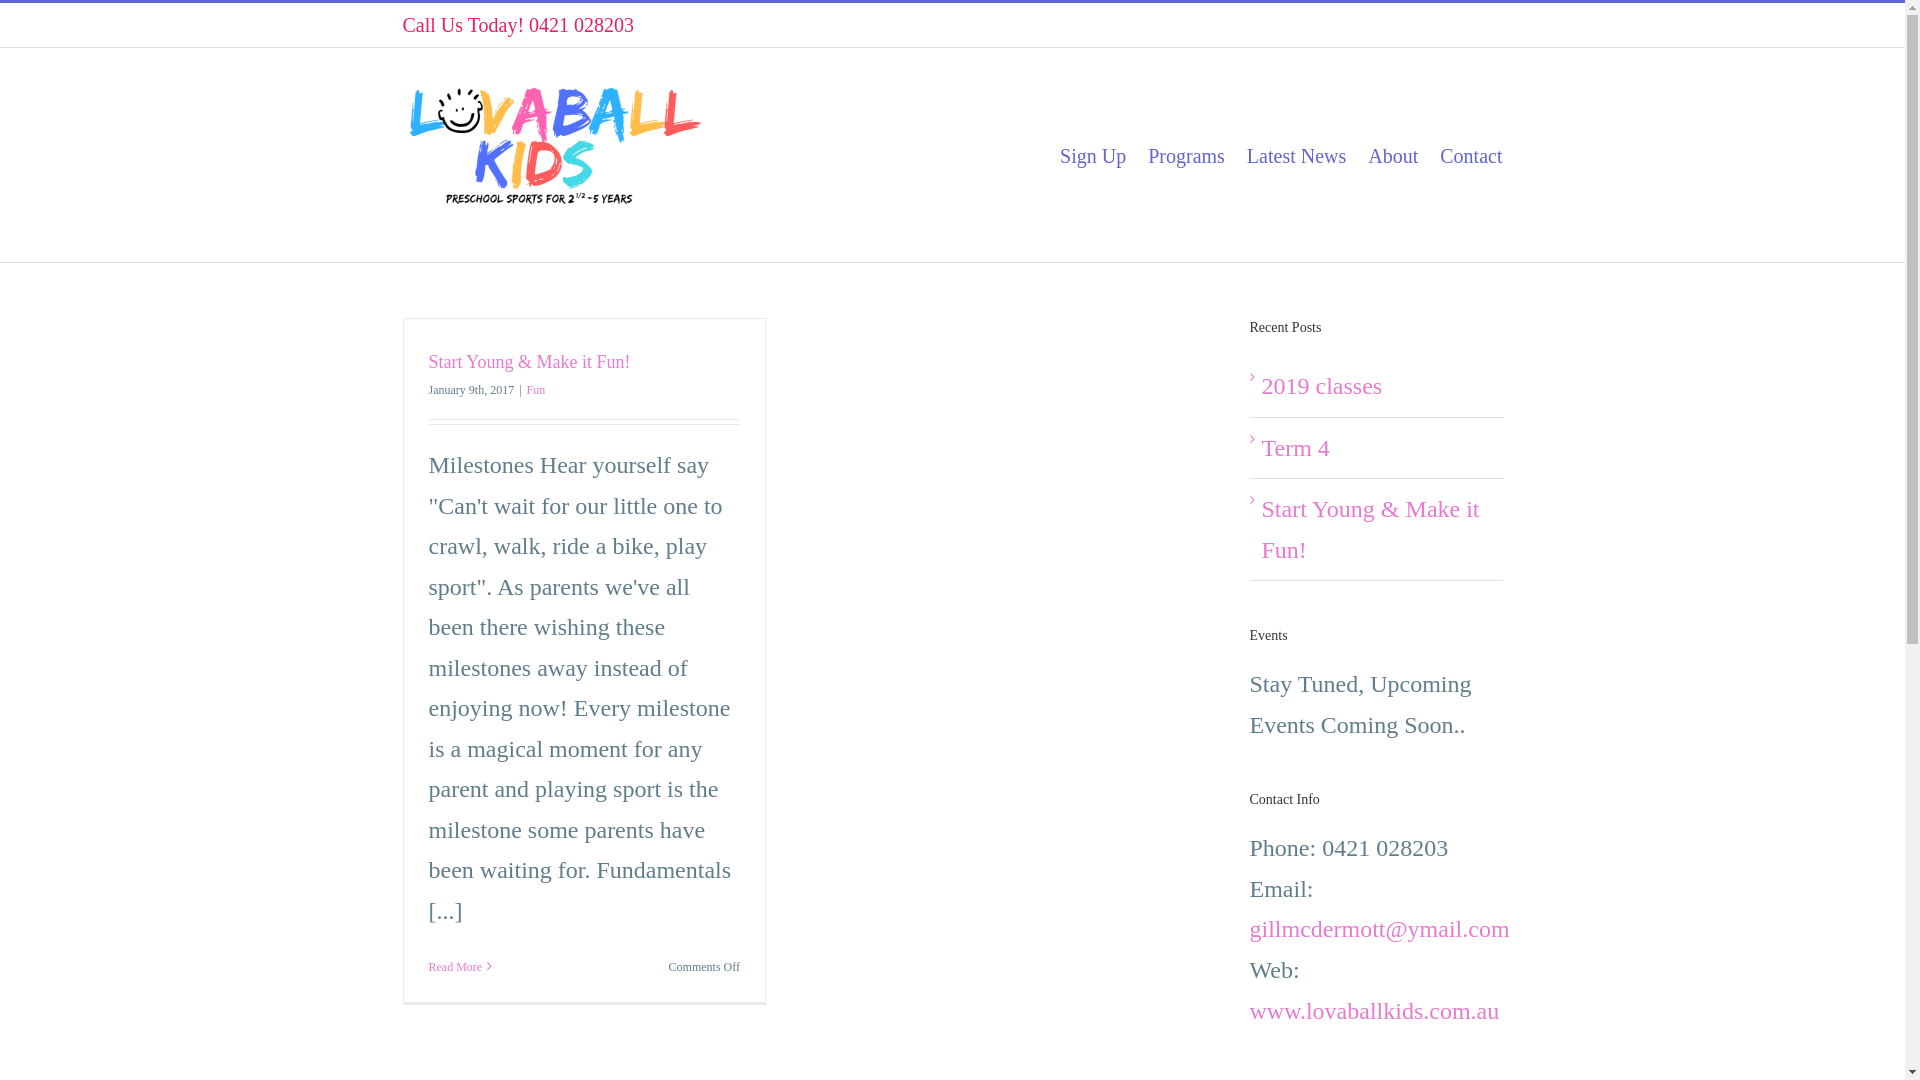 The width and height of the screenshot is (1920, 1080). What do you see at coordinates (1296, 446) in the screenshot?
I see `'Term 4'` at bounding box center [1296, 446].